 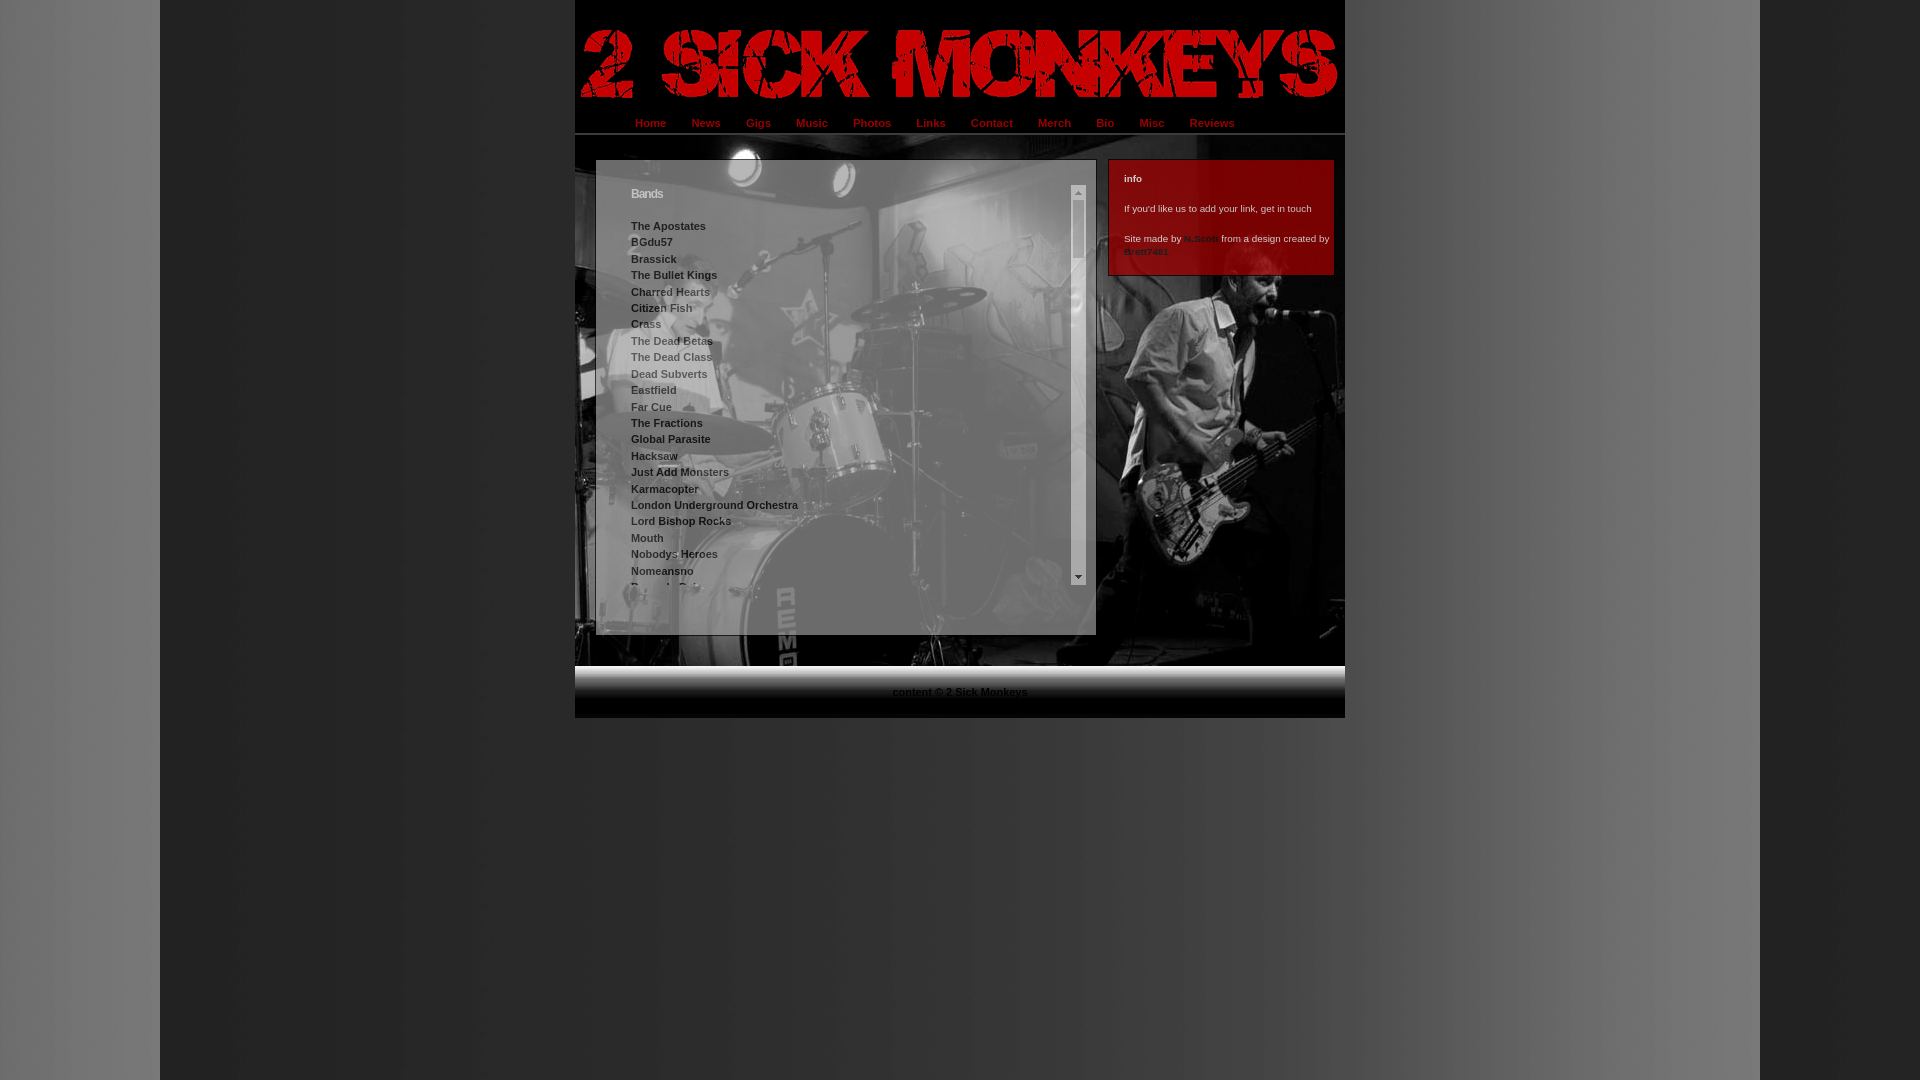 What do you see at coordinates (661, 308) in the screenshot?
I see `'Citizen Fish'` at bounding box center [661, 308].